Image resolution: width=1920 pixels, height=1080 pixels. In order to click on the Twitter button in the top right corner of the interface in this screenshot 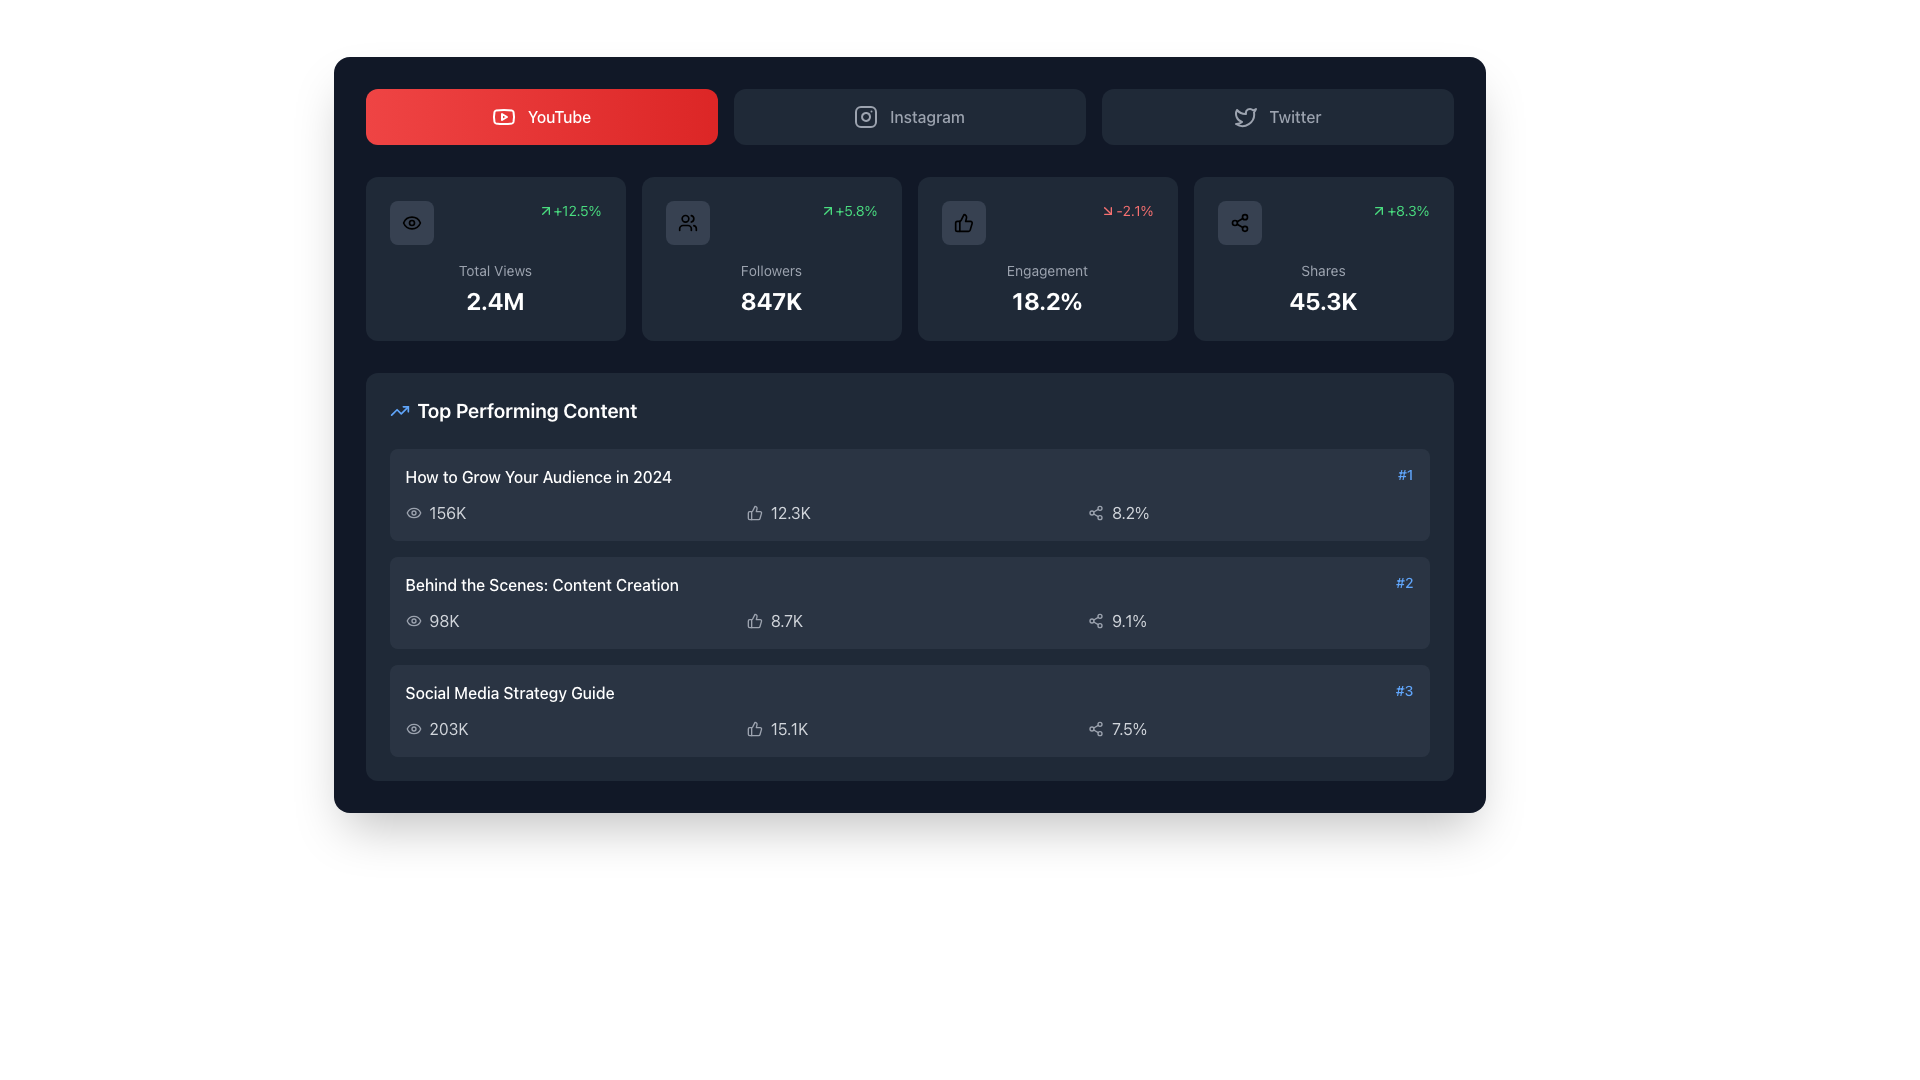, I will do `click(1244, 117)`.